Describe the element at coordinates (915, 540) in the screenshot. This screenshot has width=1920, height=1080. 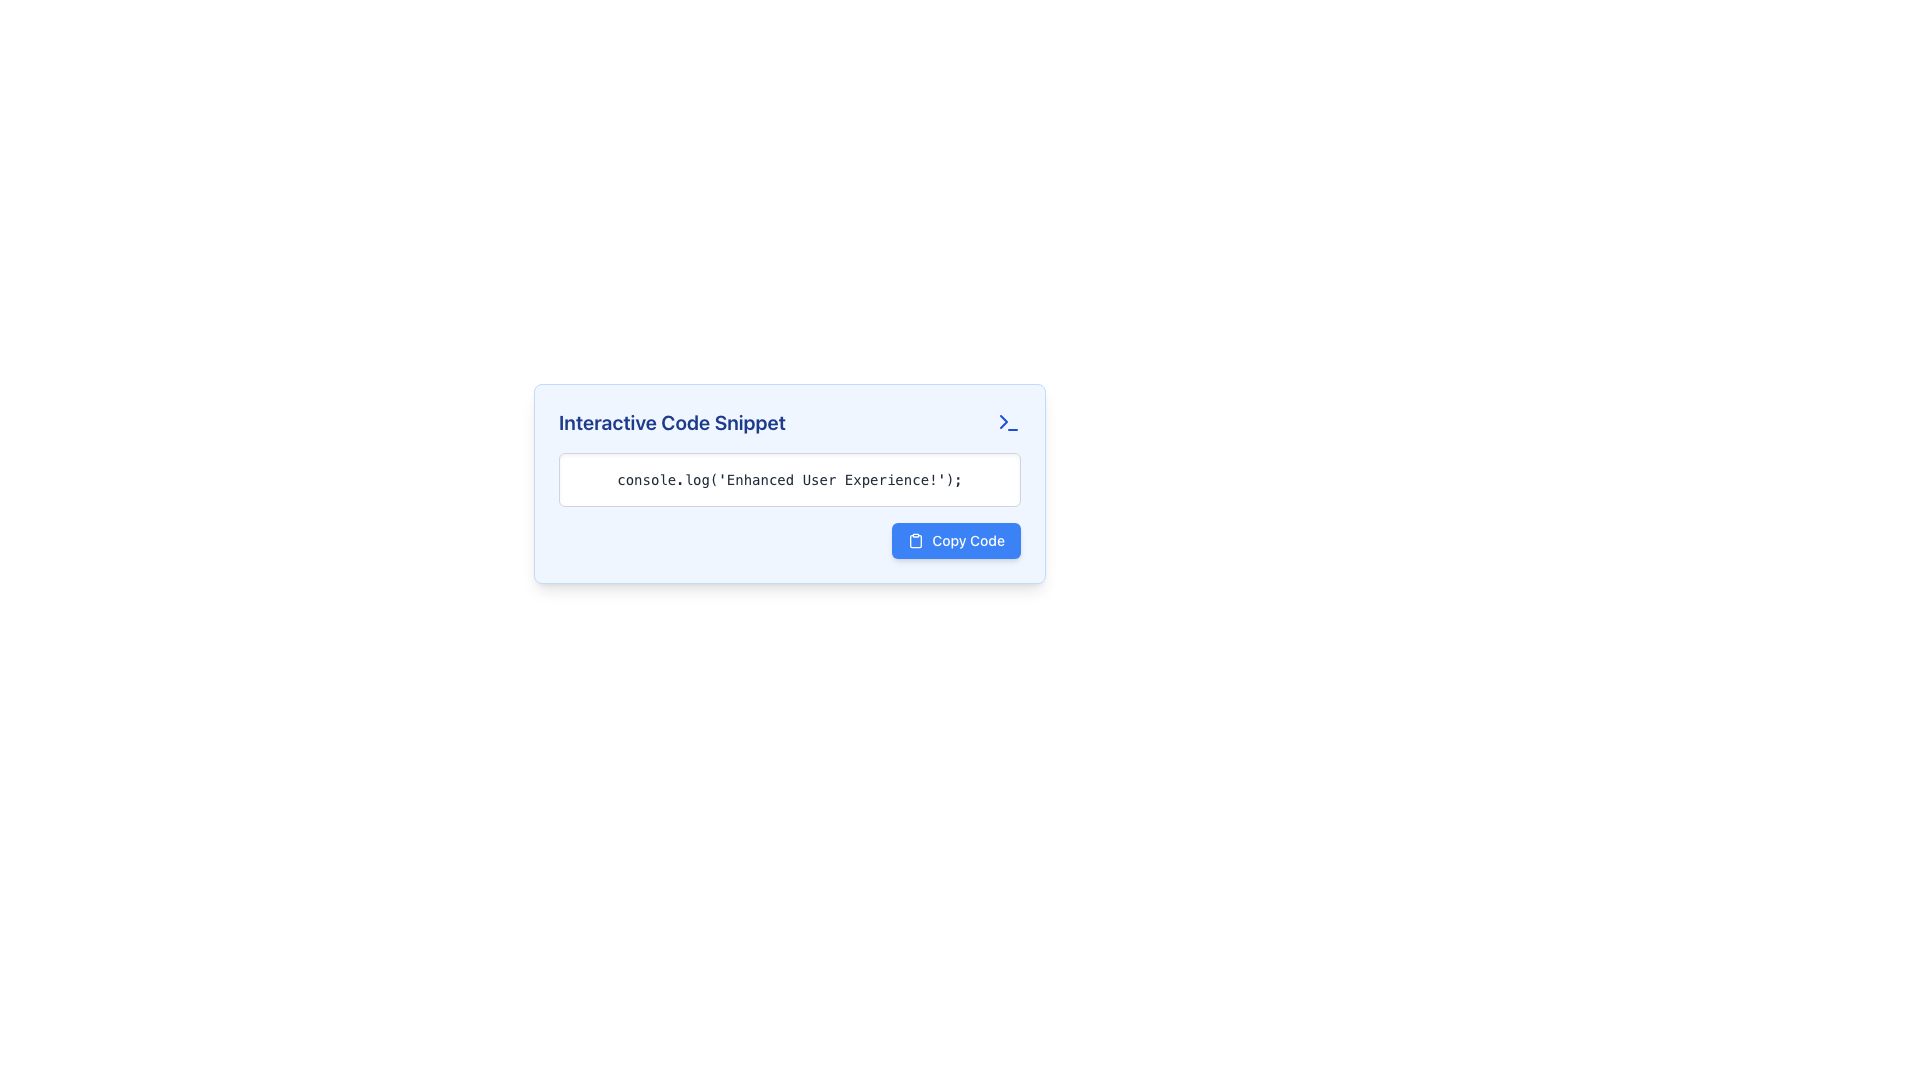
I see `the clipboard icon located on the left-hand side of the 'Copy Code' button underneath the code snippet box` at that location.